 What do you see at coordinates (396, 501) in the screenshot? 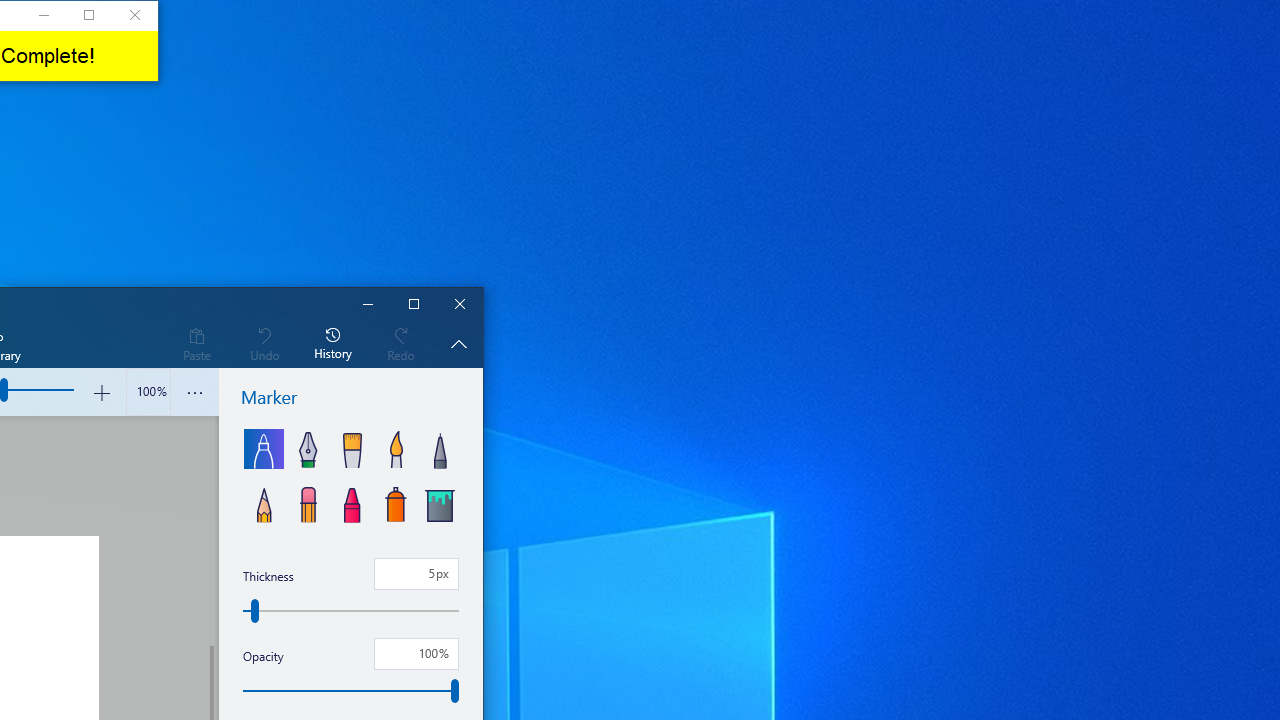
I see `'Spray can'` at bounding box center [396, 501].